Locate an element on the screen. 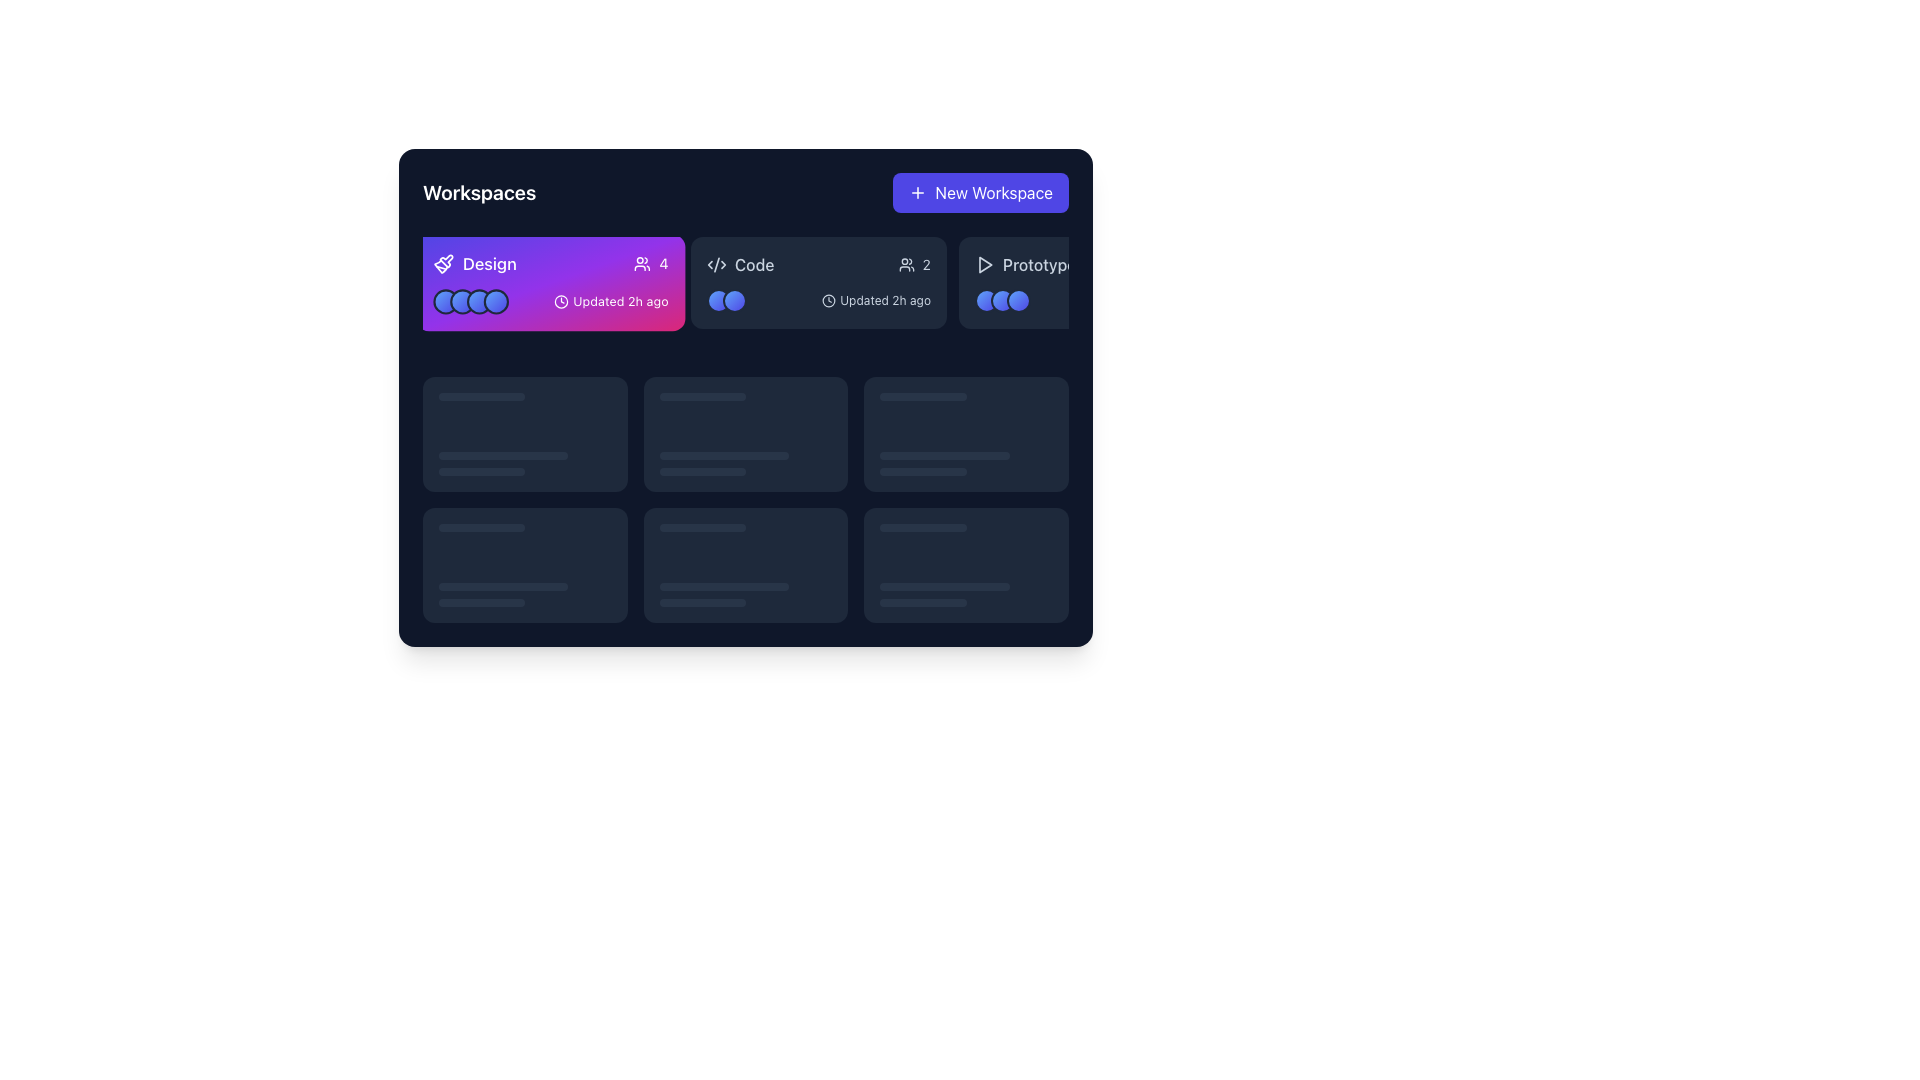  the loading indicator component positioned in the bottom-right quadrant of the grid layout is located at coordinates (966, 565).